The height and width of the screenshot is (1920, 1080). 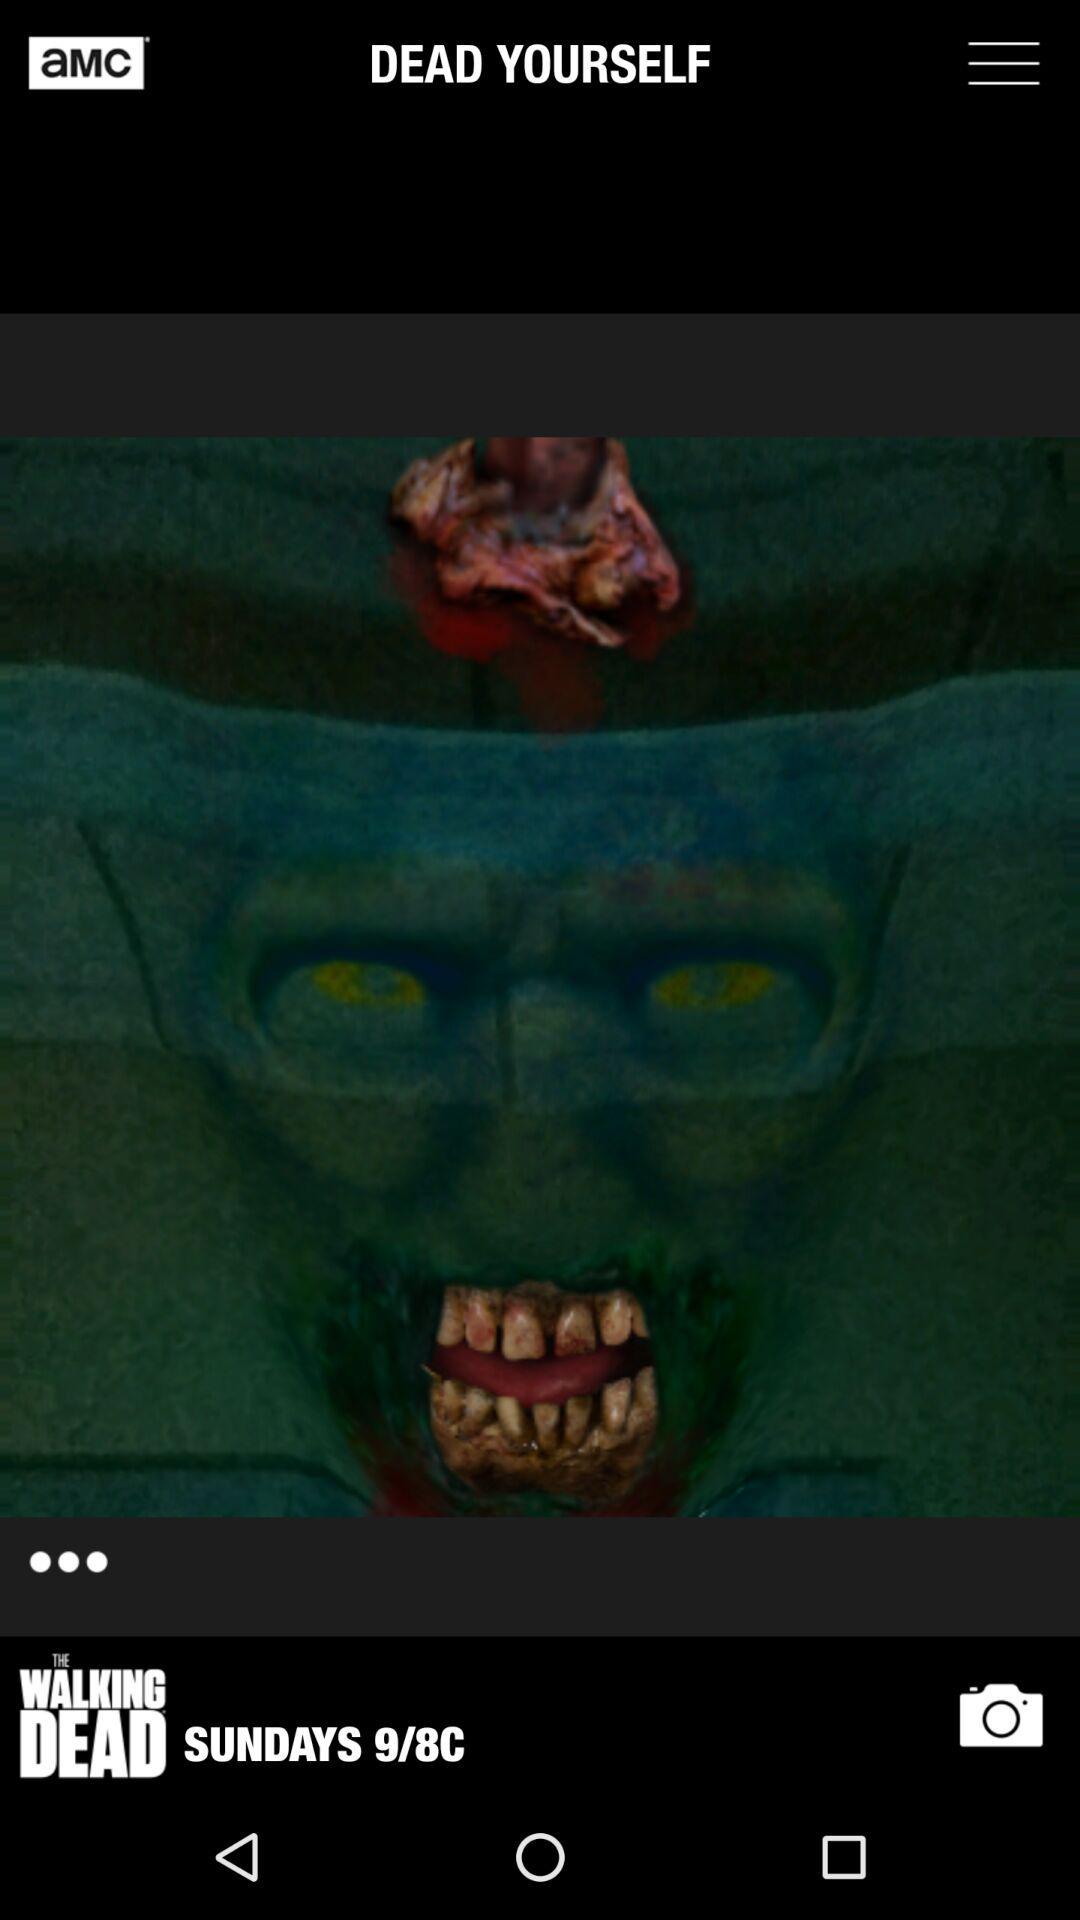 I want to click on the menu icon, so click(x=1003, y=62).